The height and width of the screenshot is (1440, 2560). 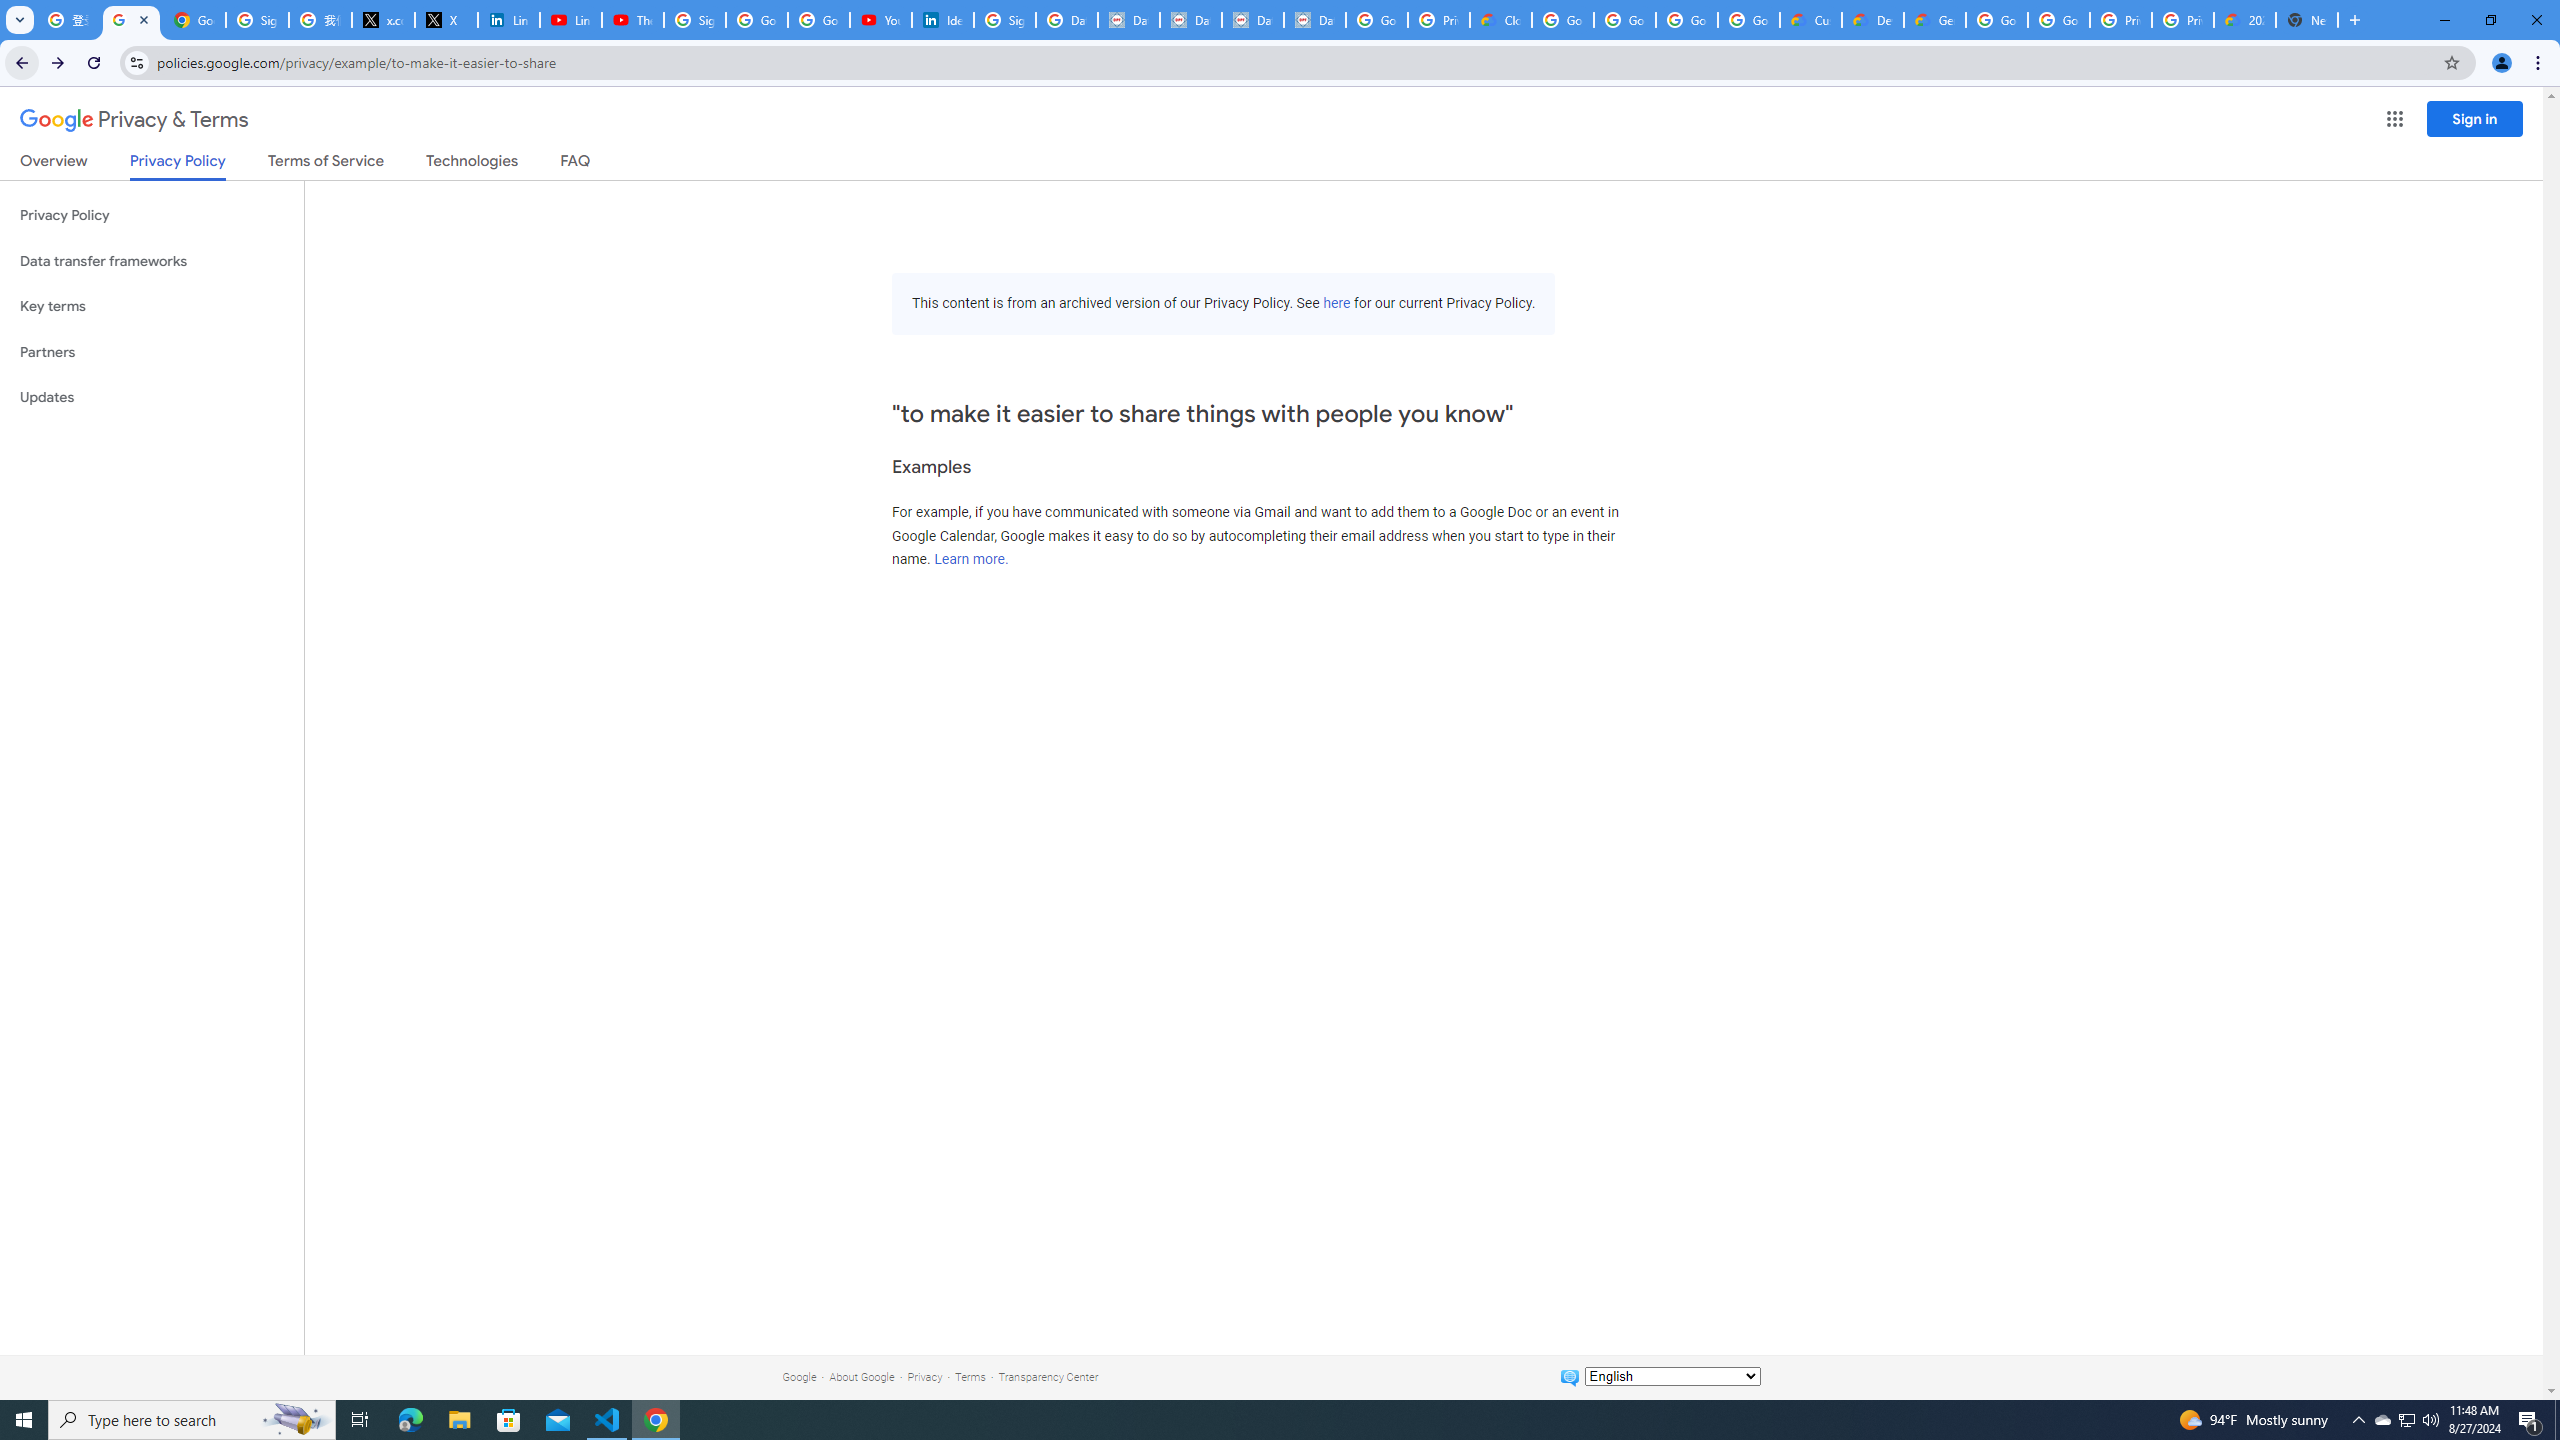 I want to click on 'Customer Care | Google Cloud', so click(x=1810, y=19).